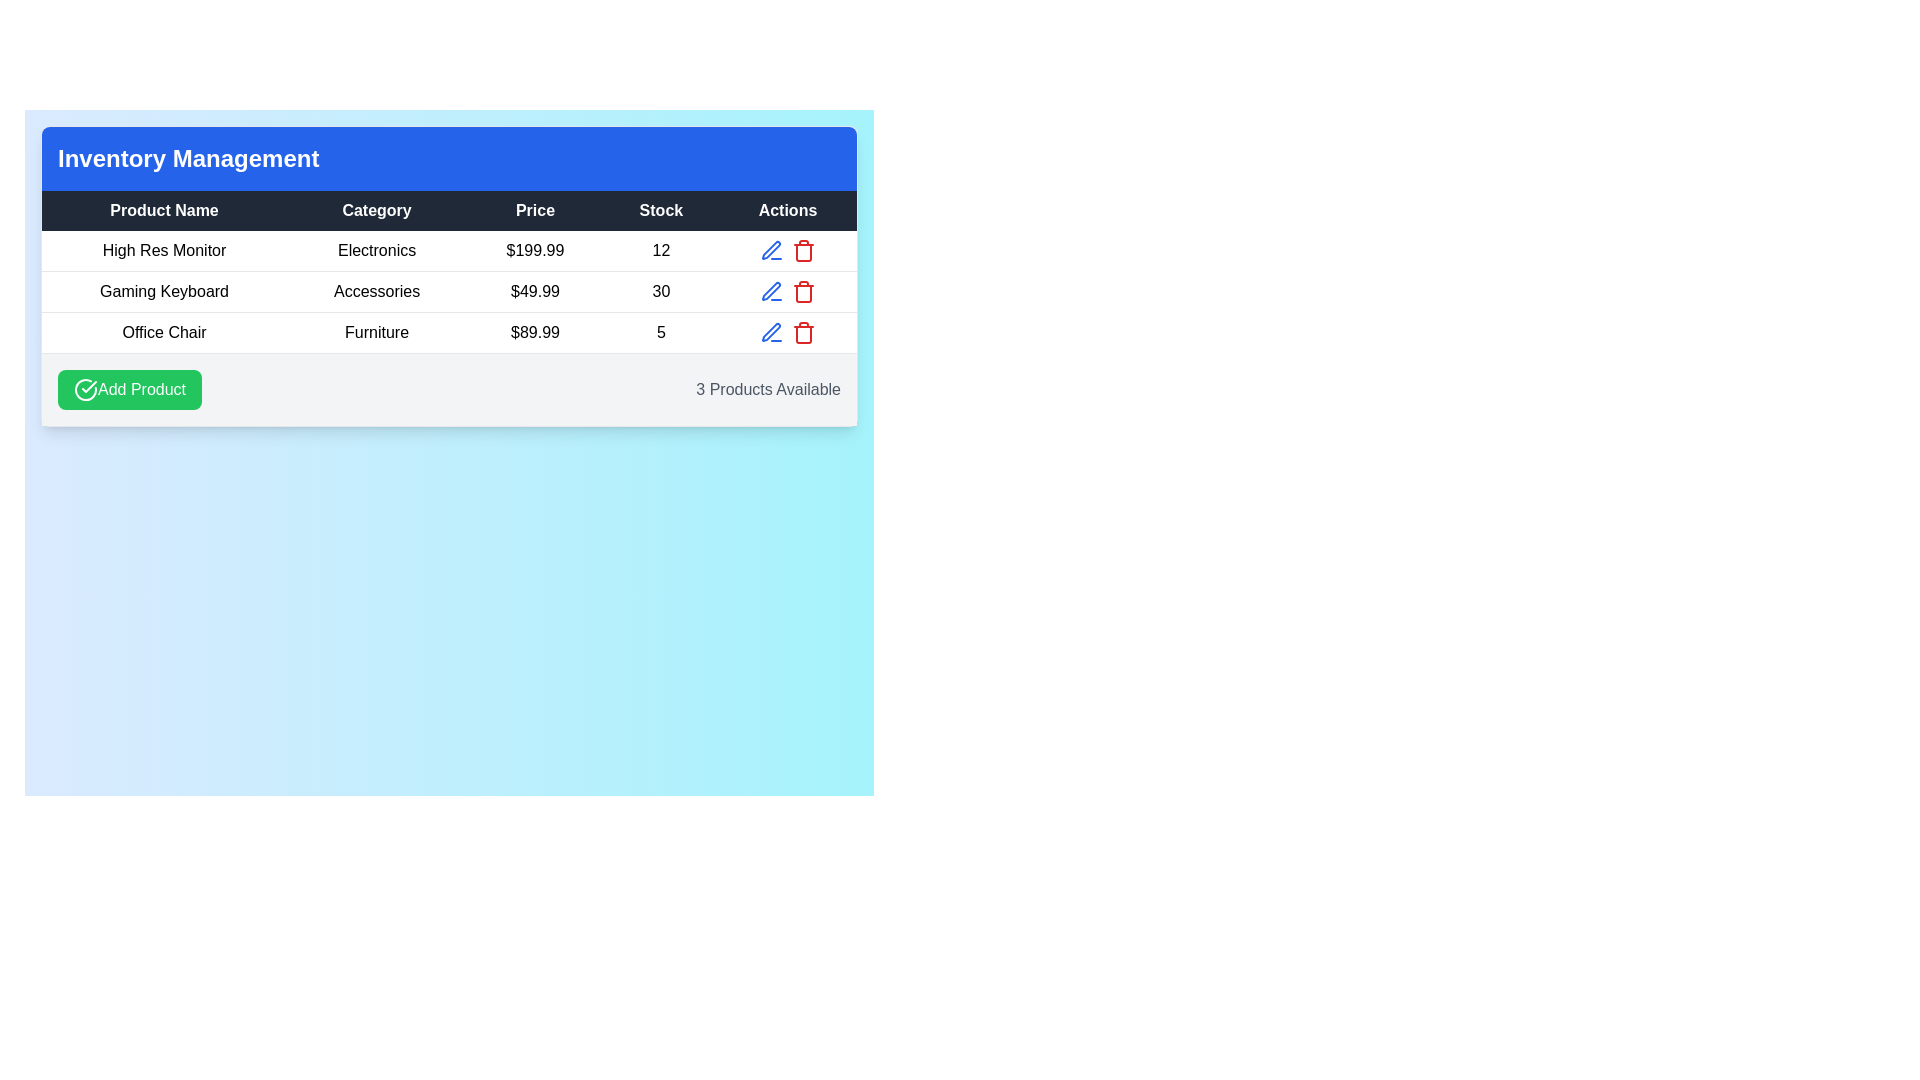 The width and height of the screenshot is (1920, 1080). Describe the element at coordinates (661, 211) in the screenshot. I see `the 'Stock' header text label, which is the fourth label in a series of headers located between 'Price' and 'Actions'` at that location.